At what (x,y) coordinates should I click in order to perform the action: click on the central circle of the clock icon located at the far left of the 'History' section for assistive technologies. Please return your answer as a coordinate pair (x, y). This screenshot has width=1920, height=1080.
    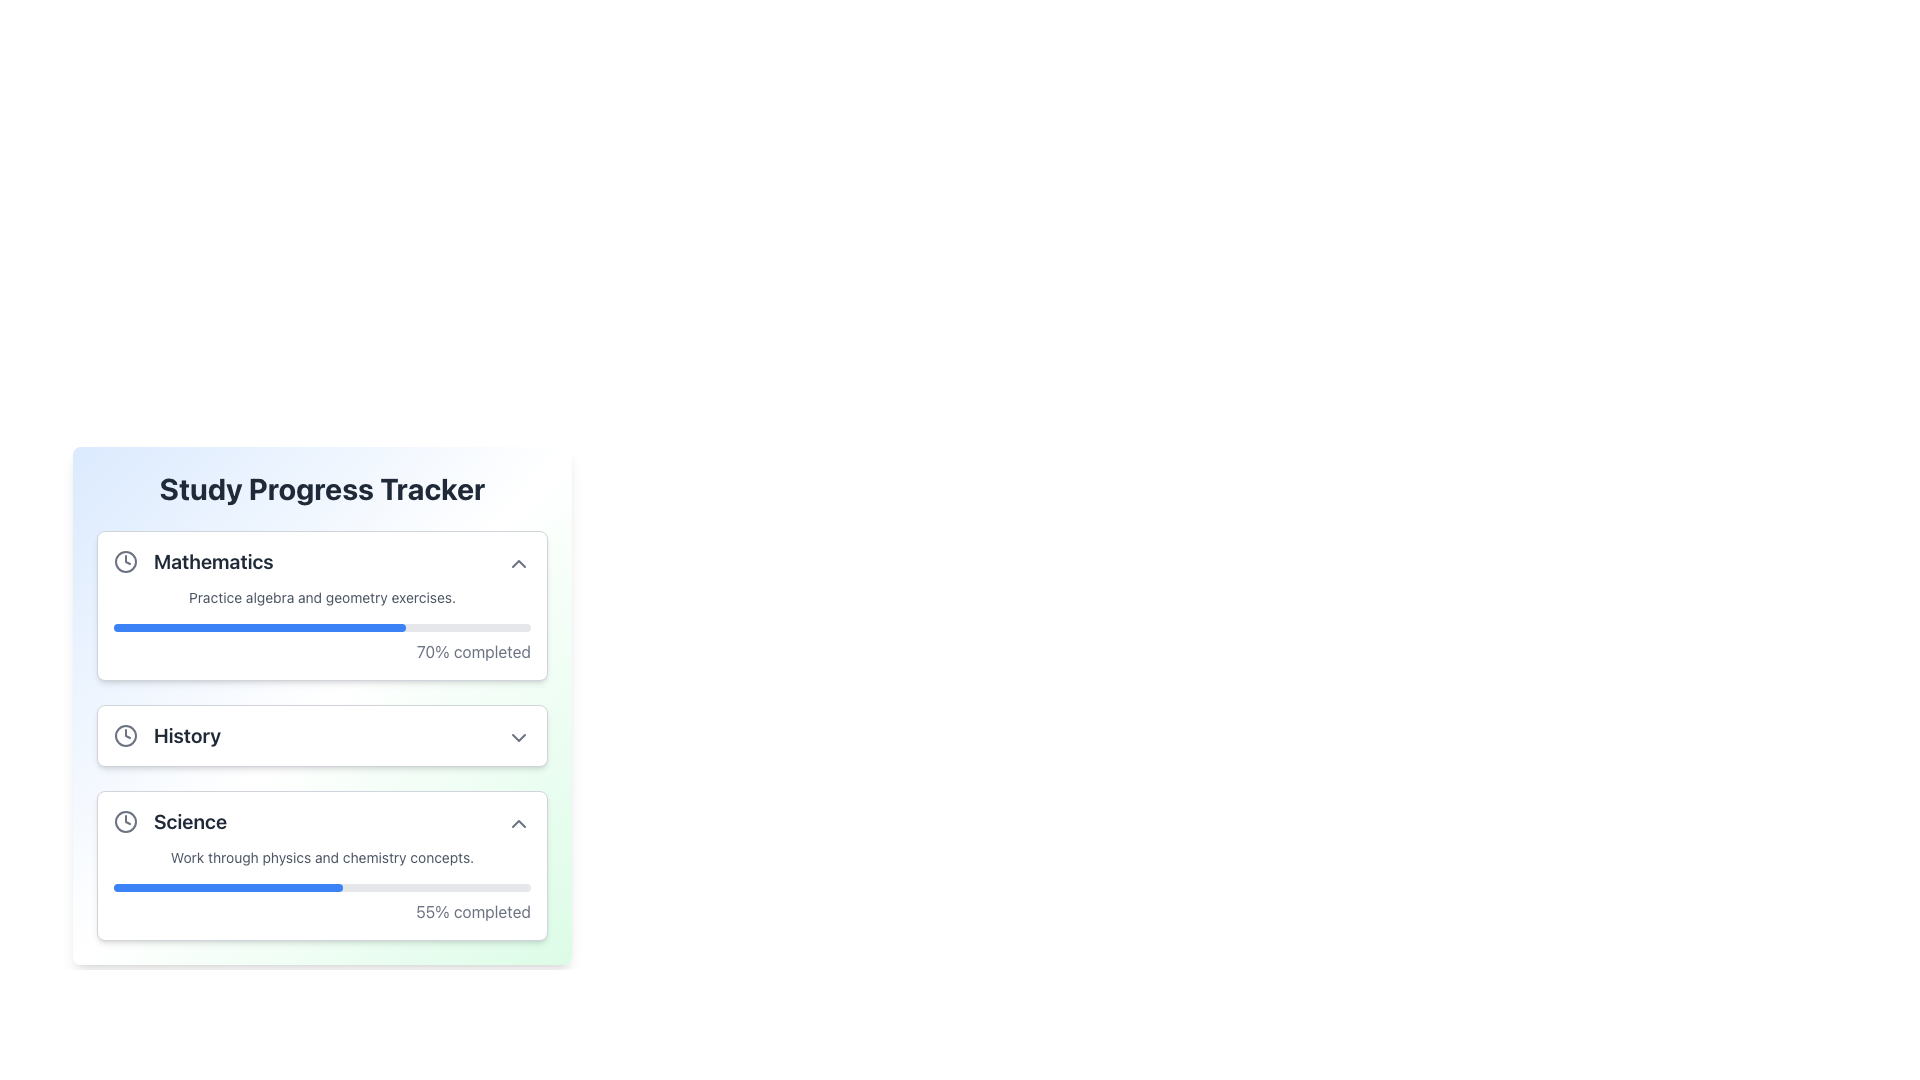
    Looking at the image, I should click on (124, 736).